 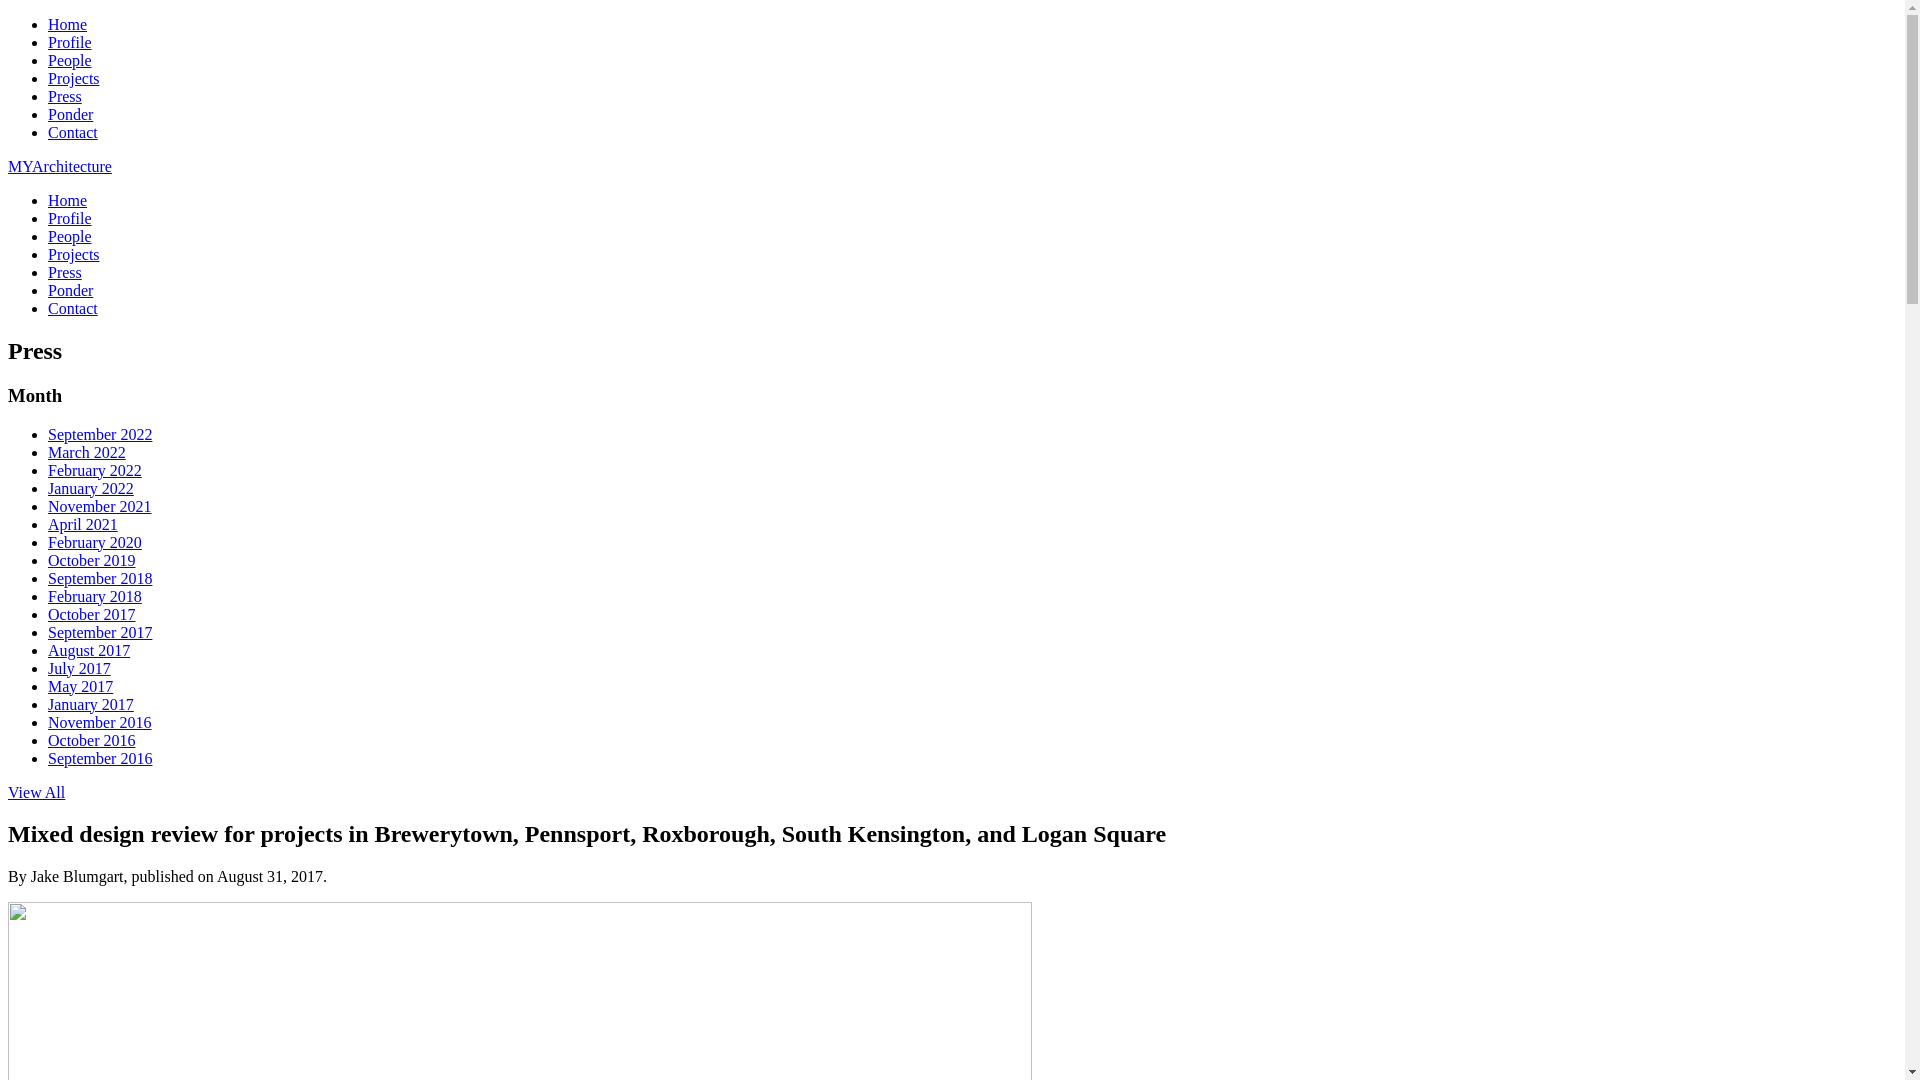 I want to click on 'MYArchitecture', so click(x=59, y=165).